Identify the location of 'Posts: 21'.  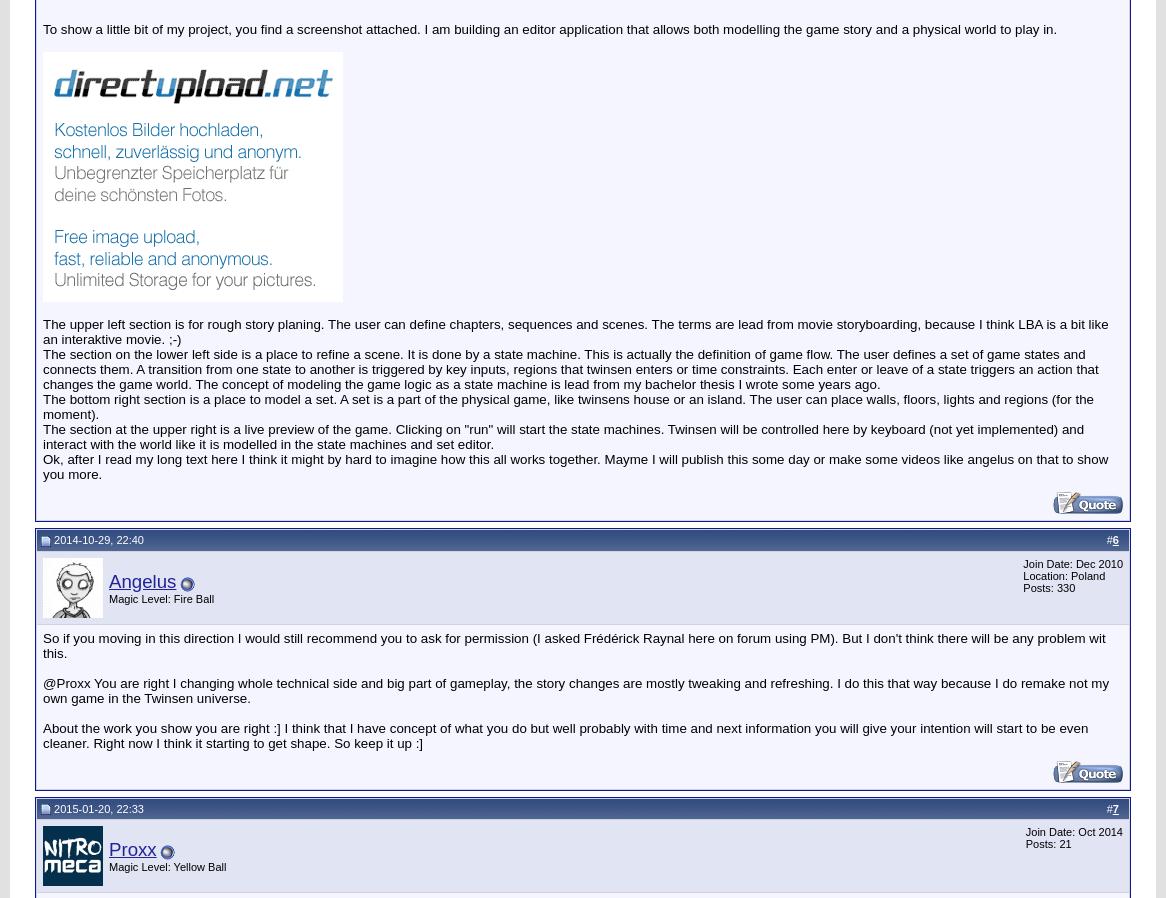
(1047, 844).